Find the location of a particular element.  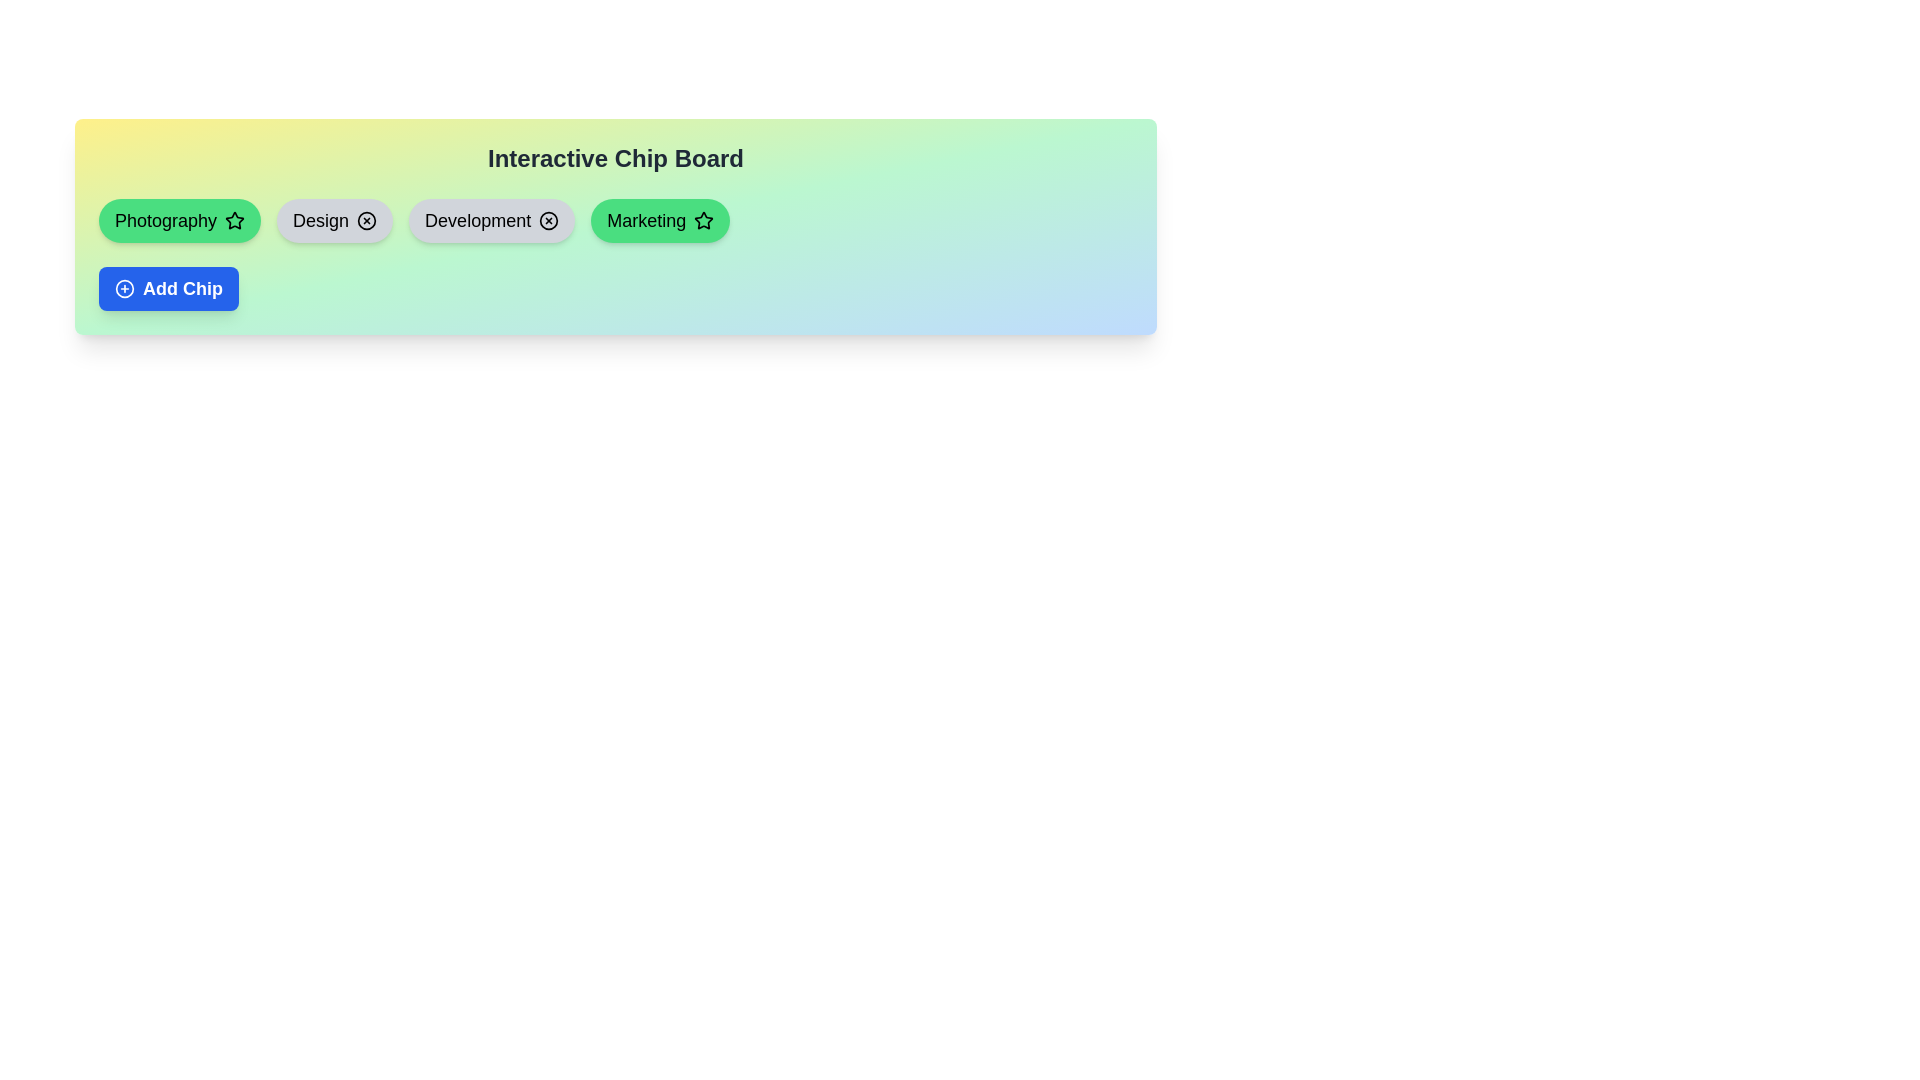

the 'Add Chip' icon located to the left of the text label within the 'Add Chip' button in the lower-left section of the card-like interface is located at coordinates (123, 289).